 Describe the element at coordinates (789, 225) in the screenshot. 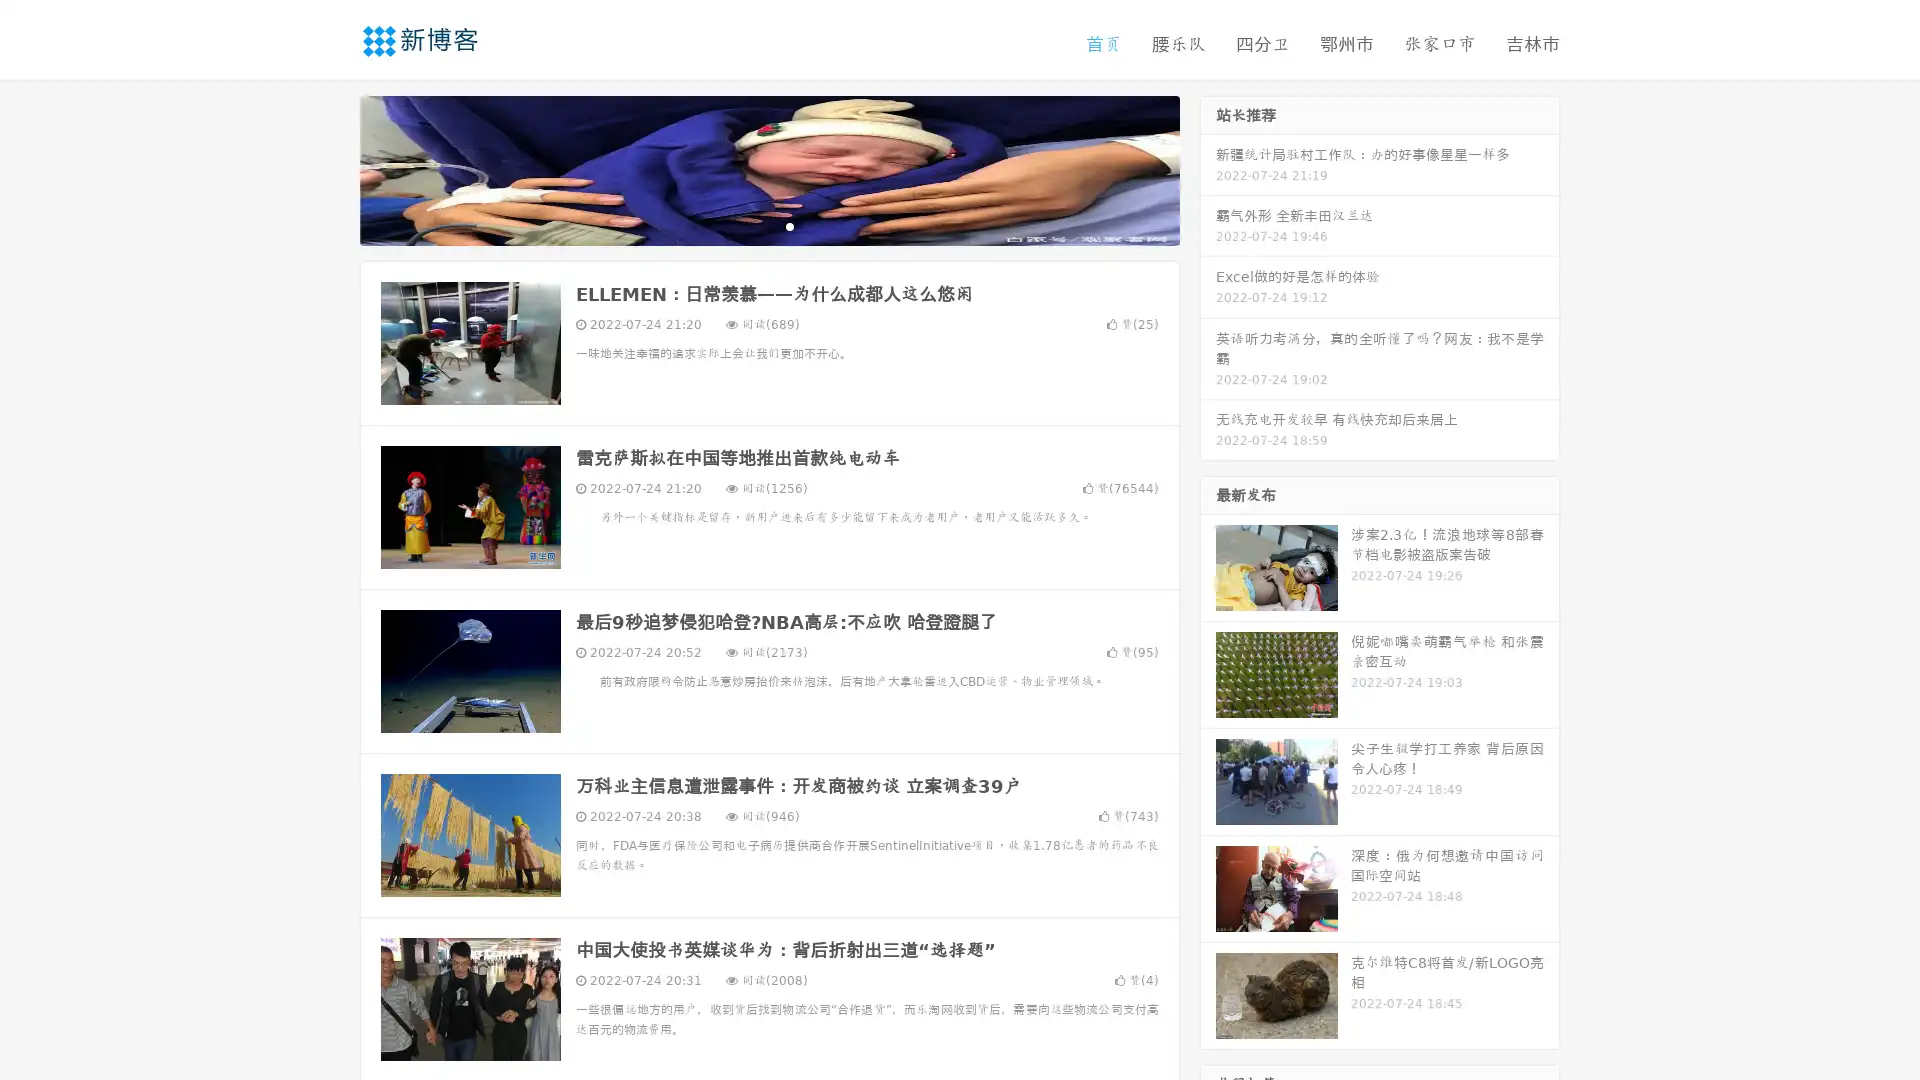

I see `Go to slide 3` at that location.